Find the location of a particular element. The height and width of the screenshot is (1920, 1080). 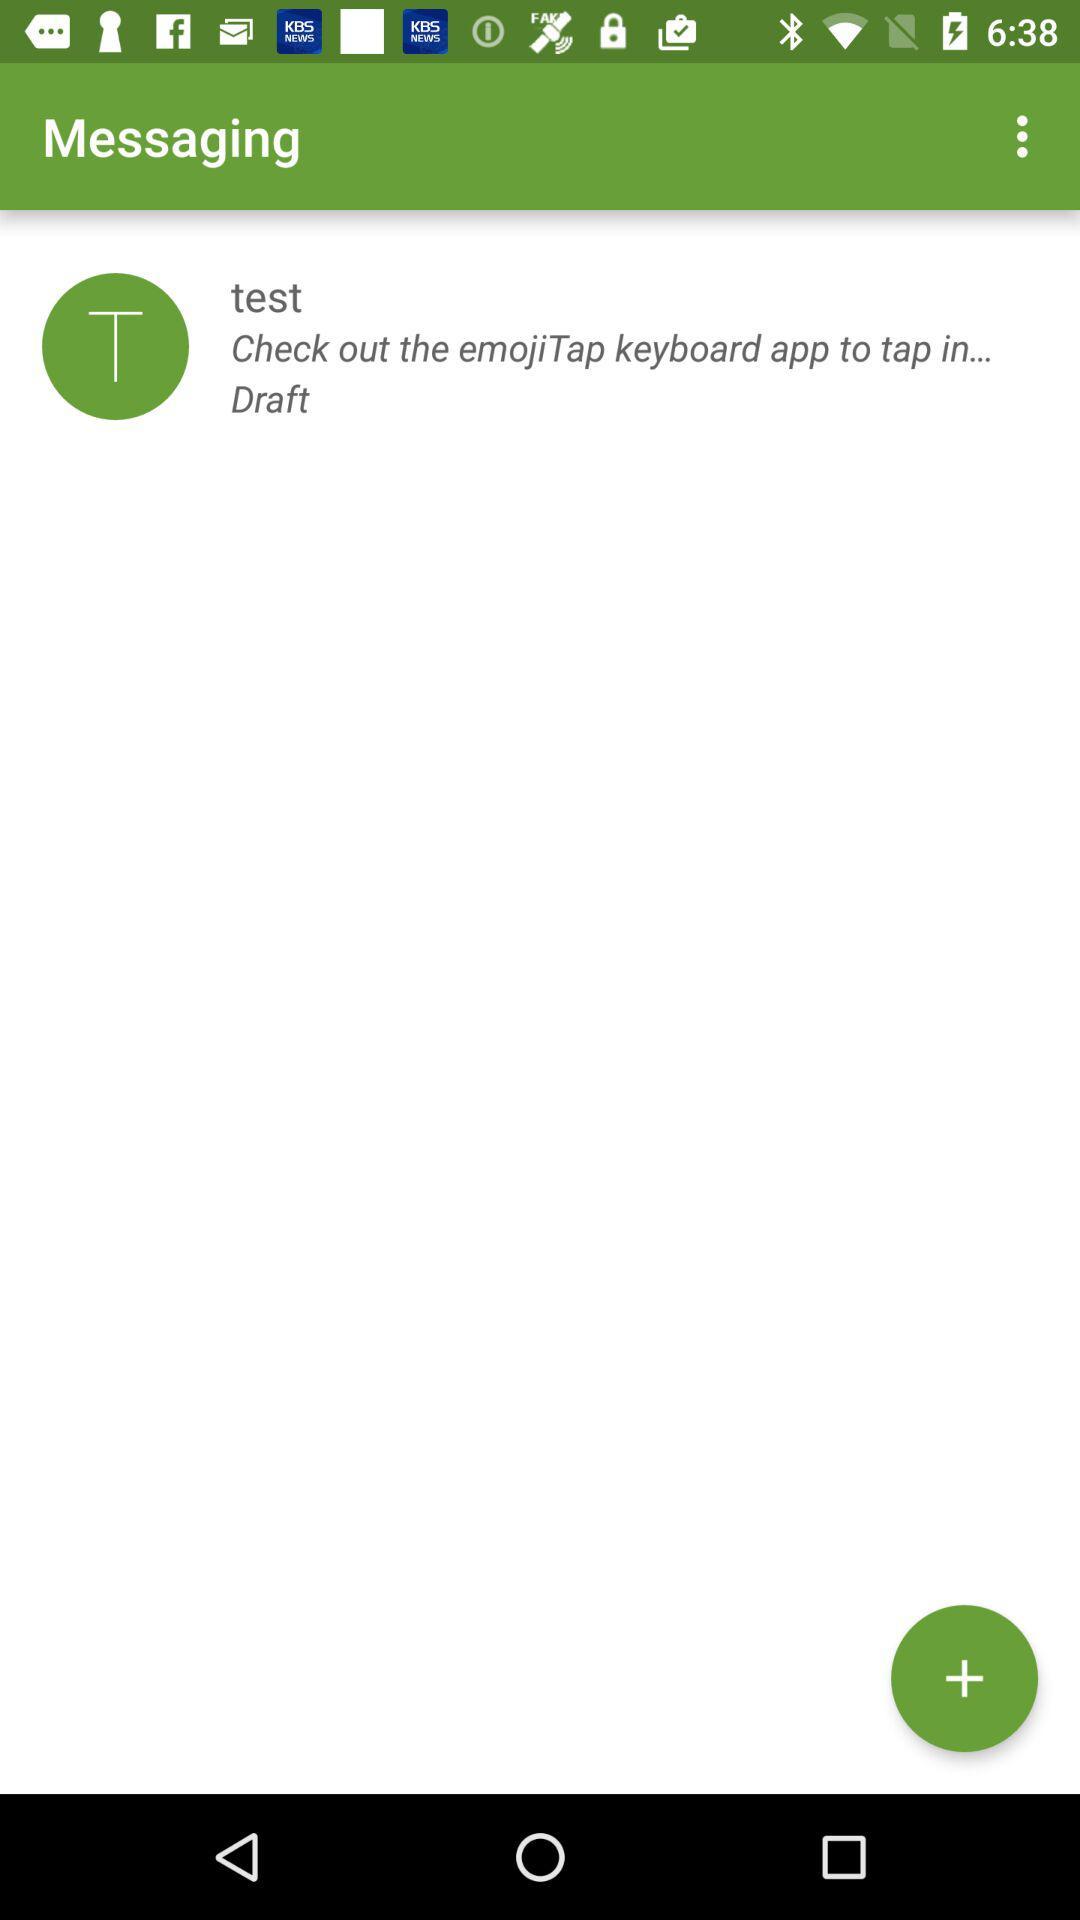

the item next to the test item is located at coordinates (115, 346).